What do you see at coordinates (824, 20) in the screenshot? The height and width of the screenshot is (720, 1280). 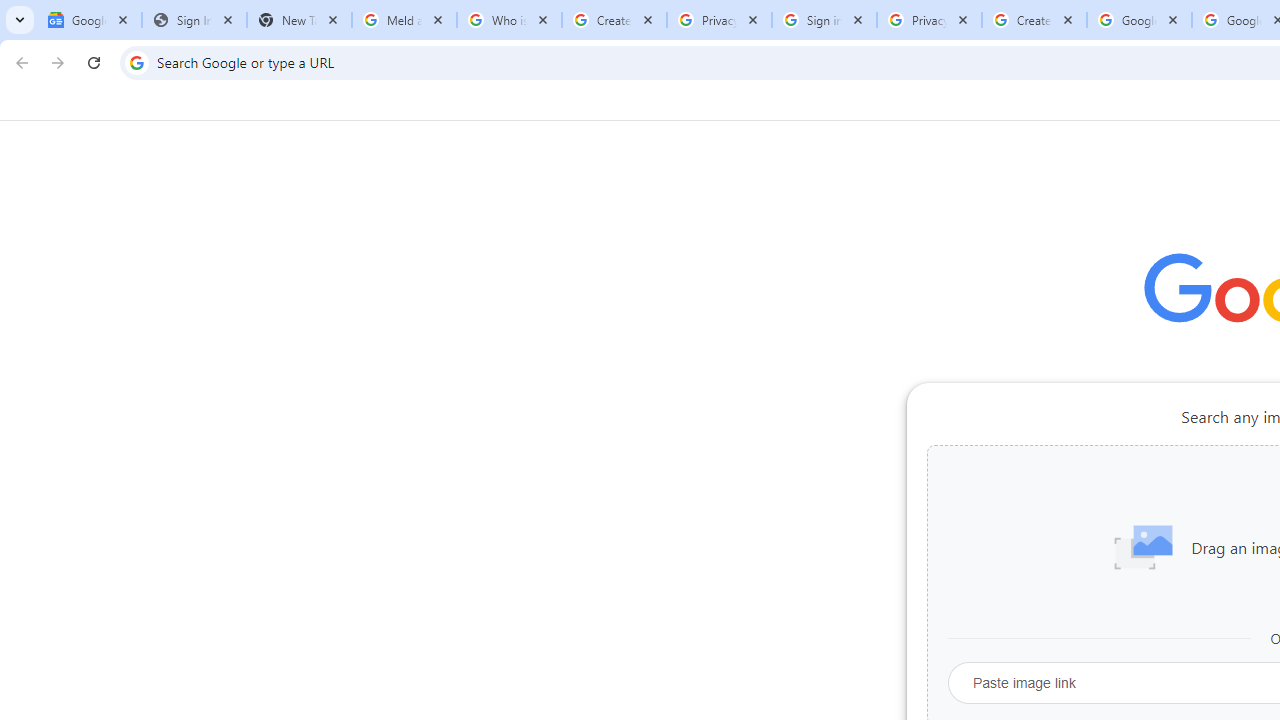 I see `'Sign in - Google Accounts'` at bounding box center [824, 20].